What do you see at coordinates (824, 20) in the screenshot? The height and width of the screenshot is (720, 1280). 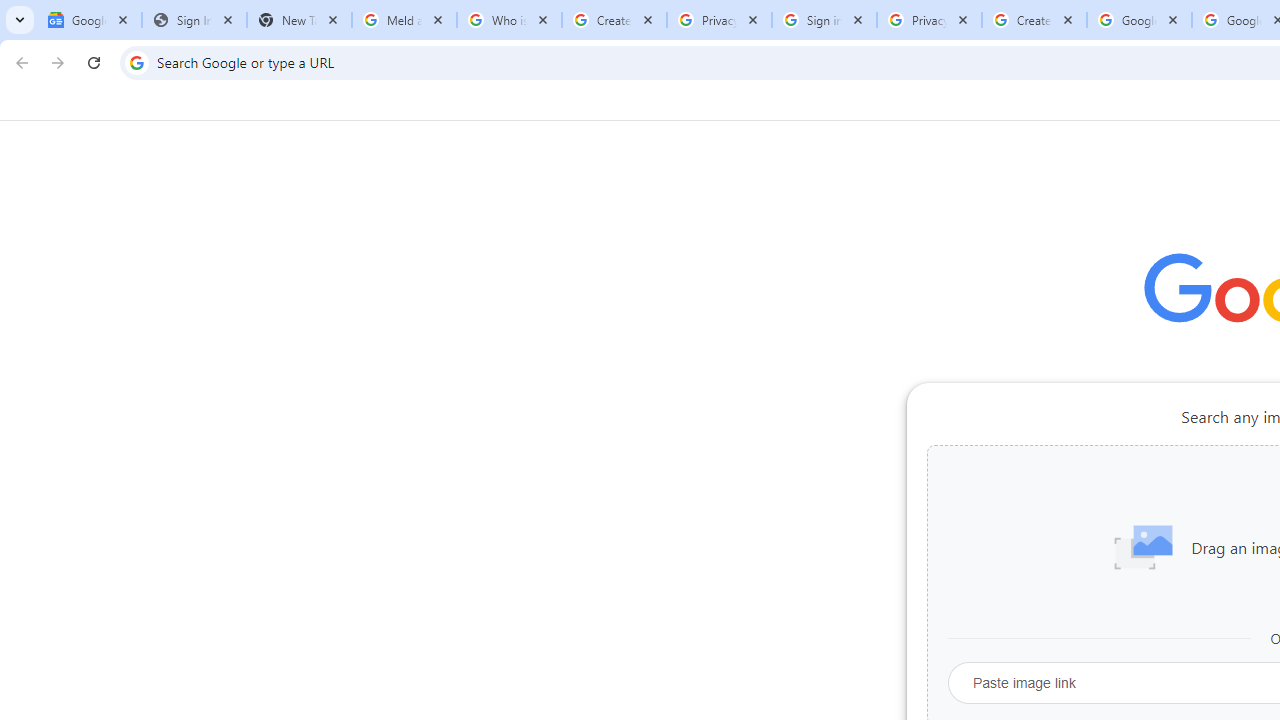 I see `'Sign in - Google Accounts'` at bounding box center [824, 20].